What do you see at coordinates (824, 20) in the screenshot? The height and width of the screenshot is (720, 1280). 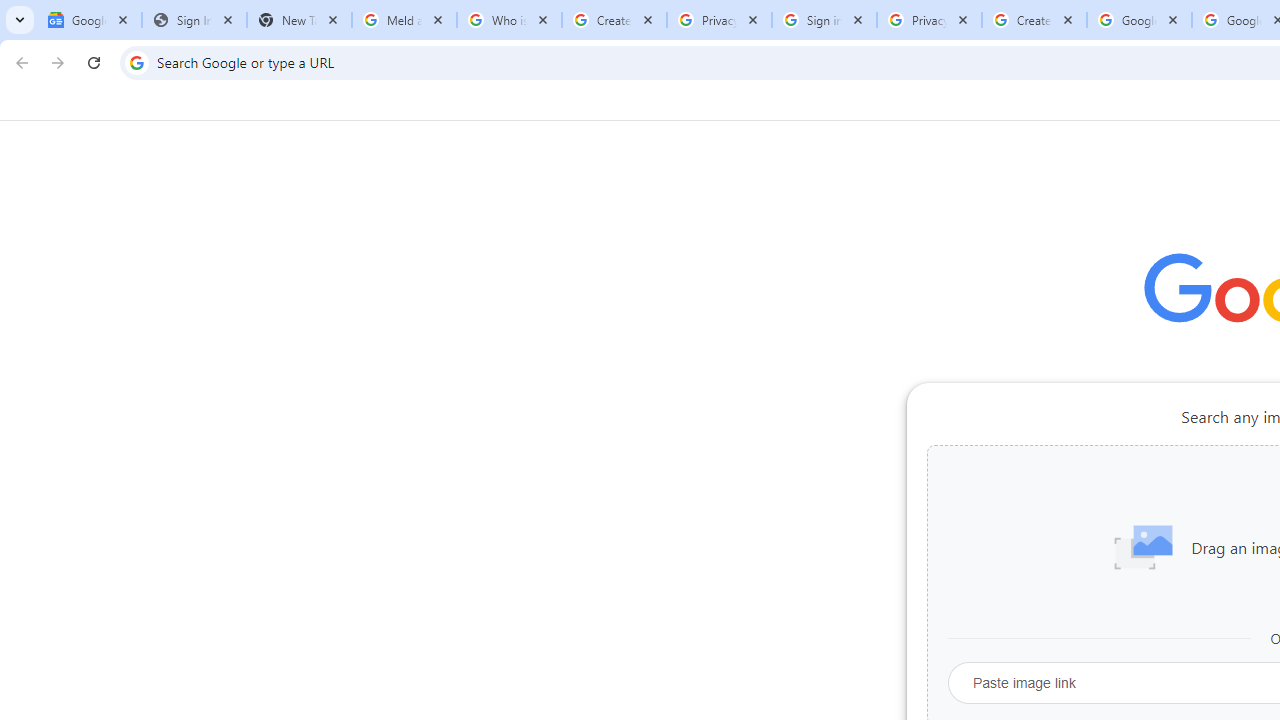 I see `'Sign in - Google Accounts'` at bounding box center [824, 20].